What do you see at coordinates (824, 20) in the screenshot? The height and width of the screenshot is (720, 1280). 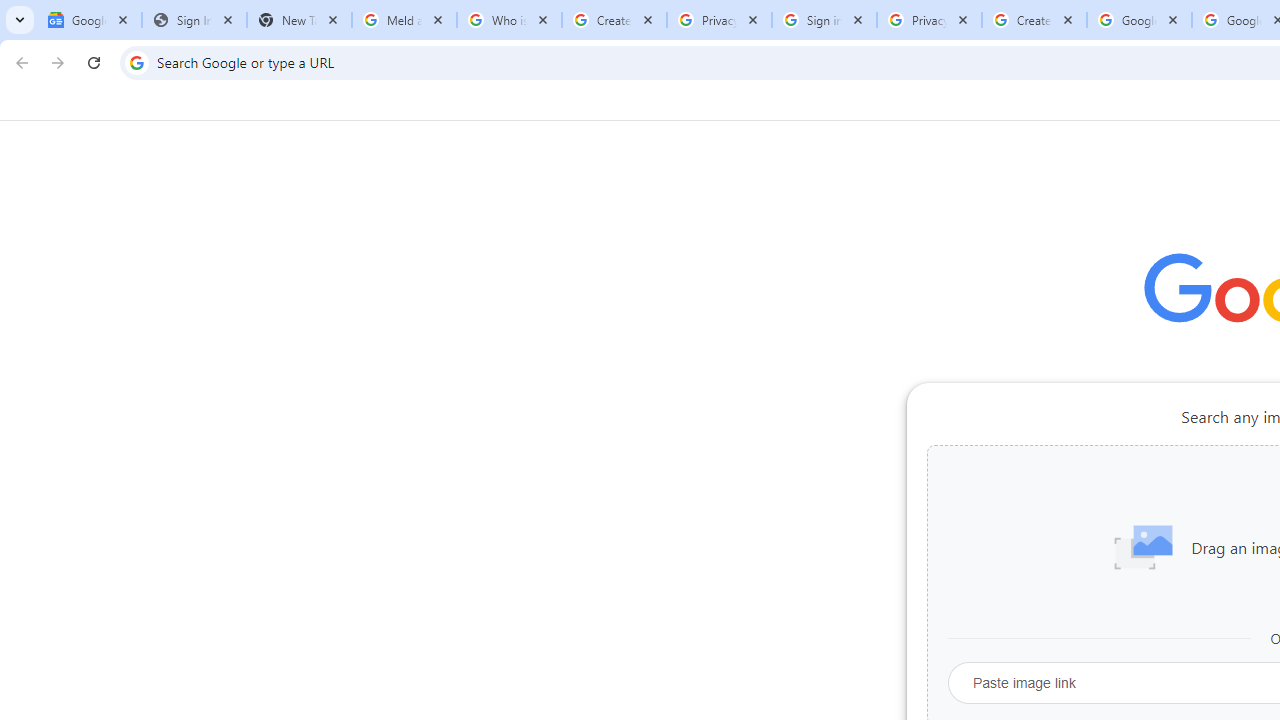 I see `'Sign in - Google Accounts'` at bounding box center [824, 20].